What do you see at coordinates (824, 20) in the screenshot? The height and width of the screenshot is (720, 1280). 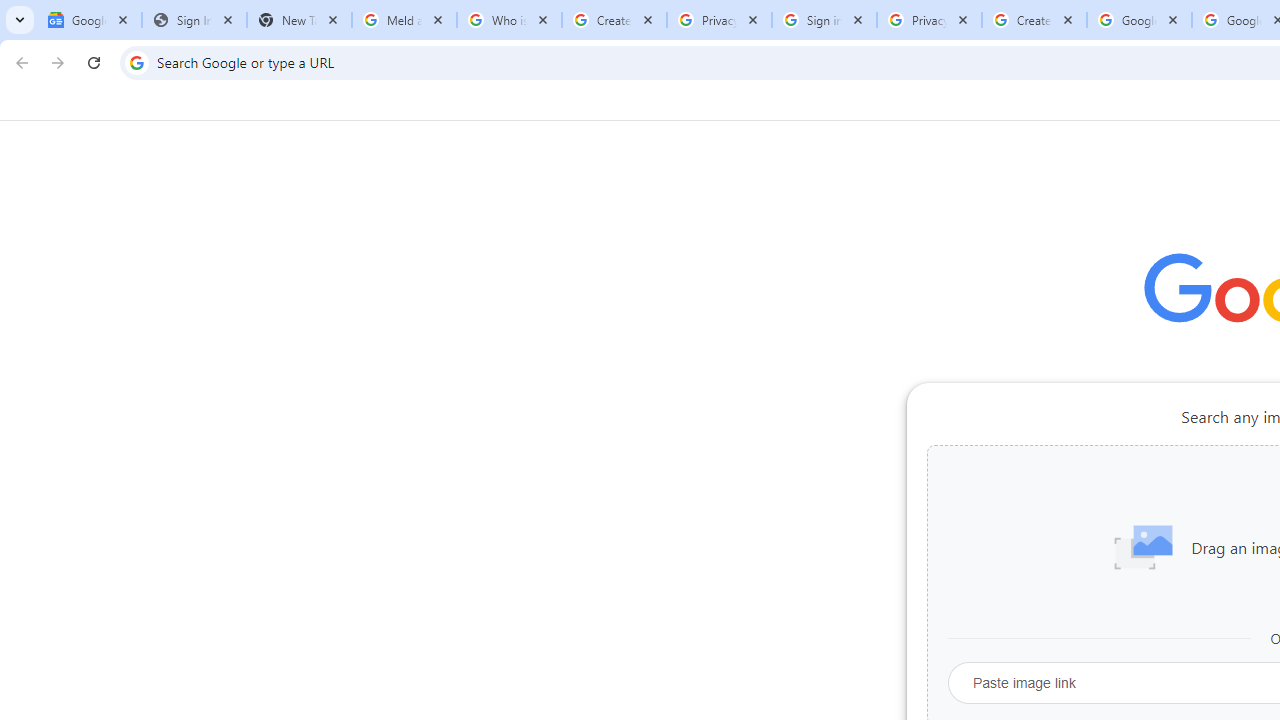 I see `'Sign in - Google Accounts'` at bounding box center [824, 20].